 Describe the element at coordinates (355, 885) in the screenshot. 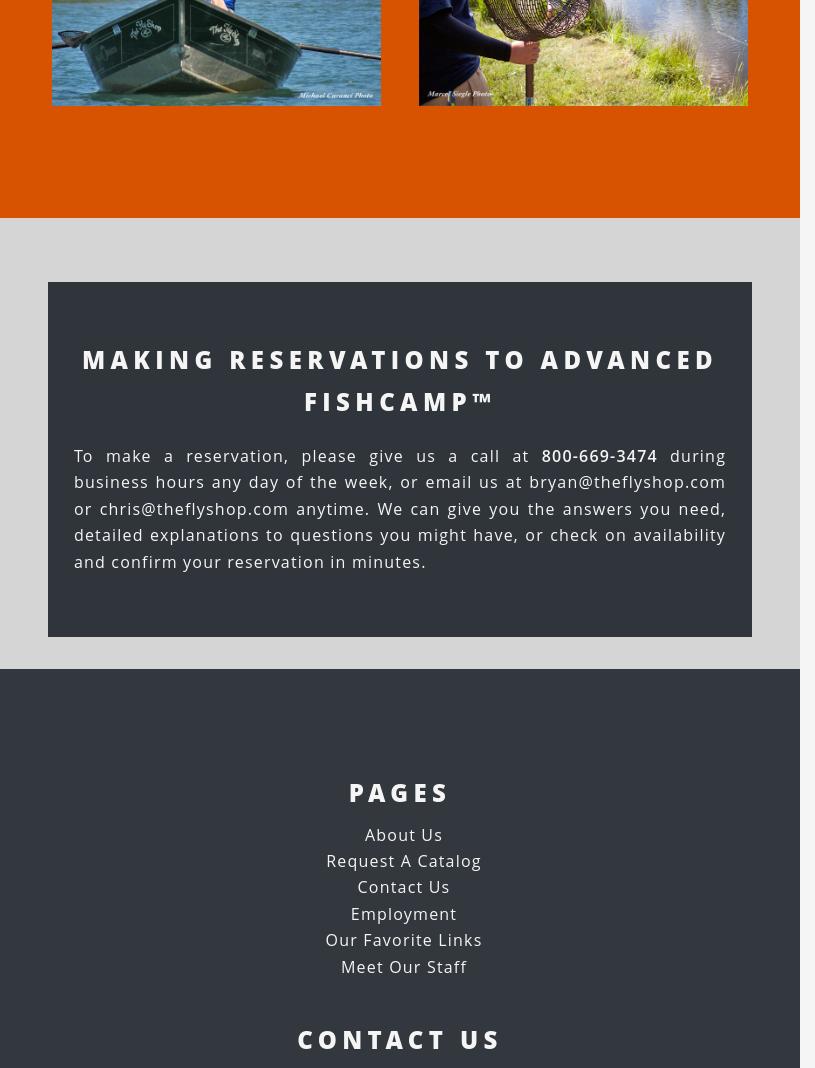

I see `'Contact Us'` at that location.